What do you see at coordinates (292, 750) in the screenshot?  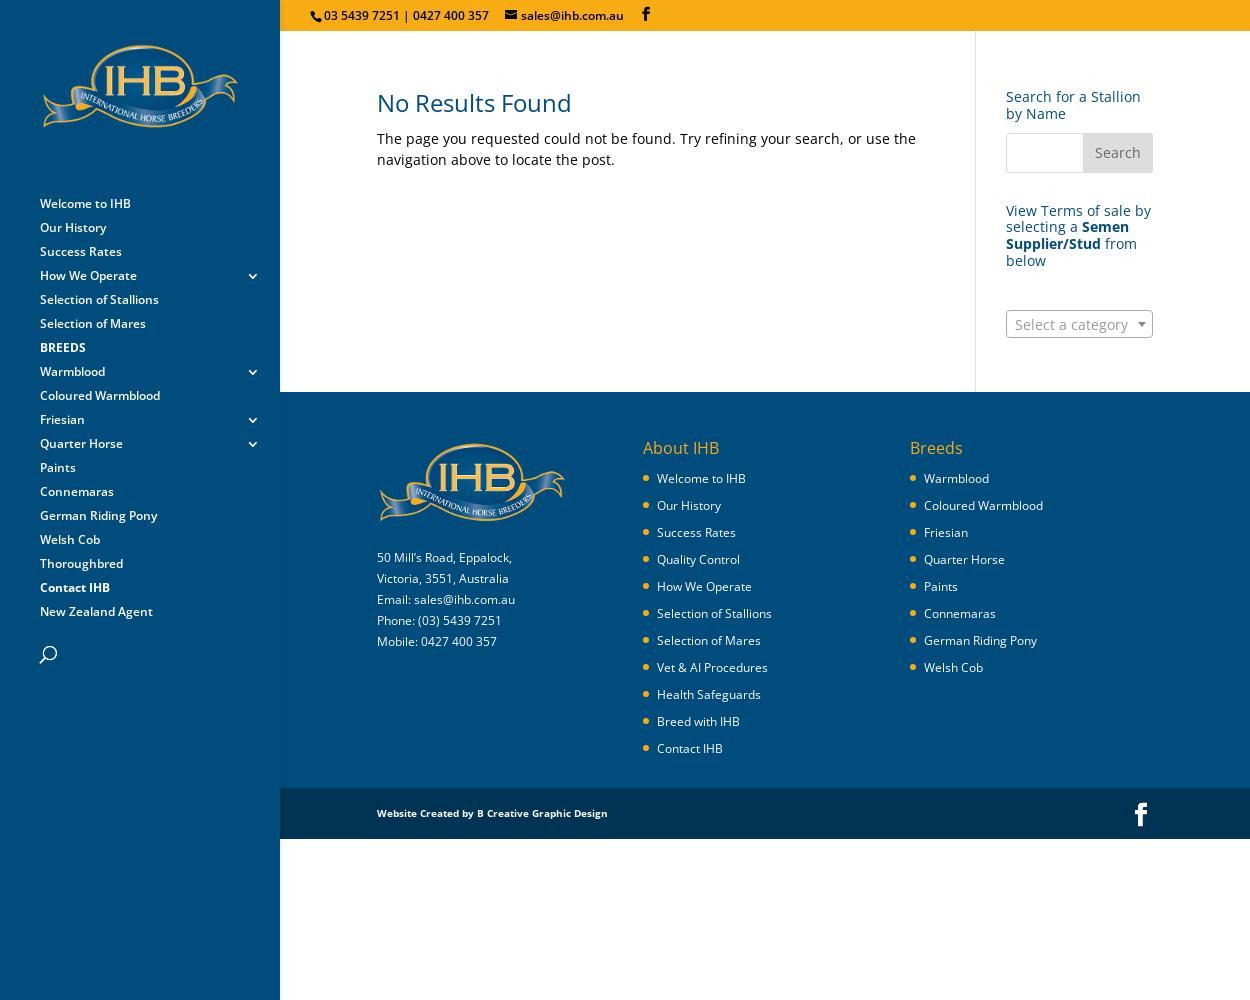 I see `'Millbry Hill Stud'` at bounding box center [292, 750].